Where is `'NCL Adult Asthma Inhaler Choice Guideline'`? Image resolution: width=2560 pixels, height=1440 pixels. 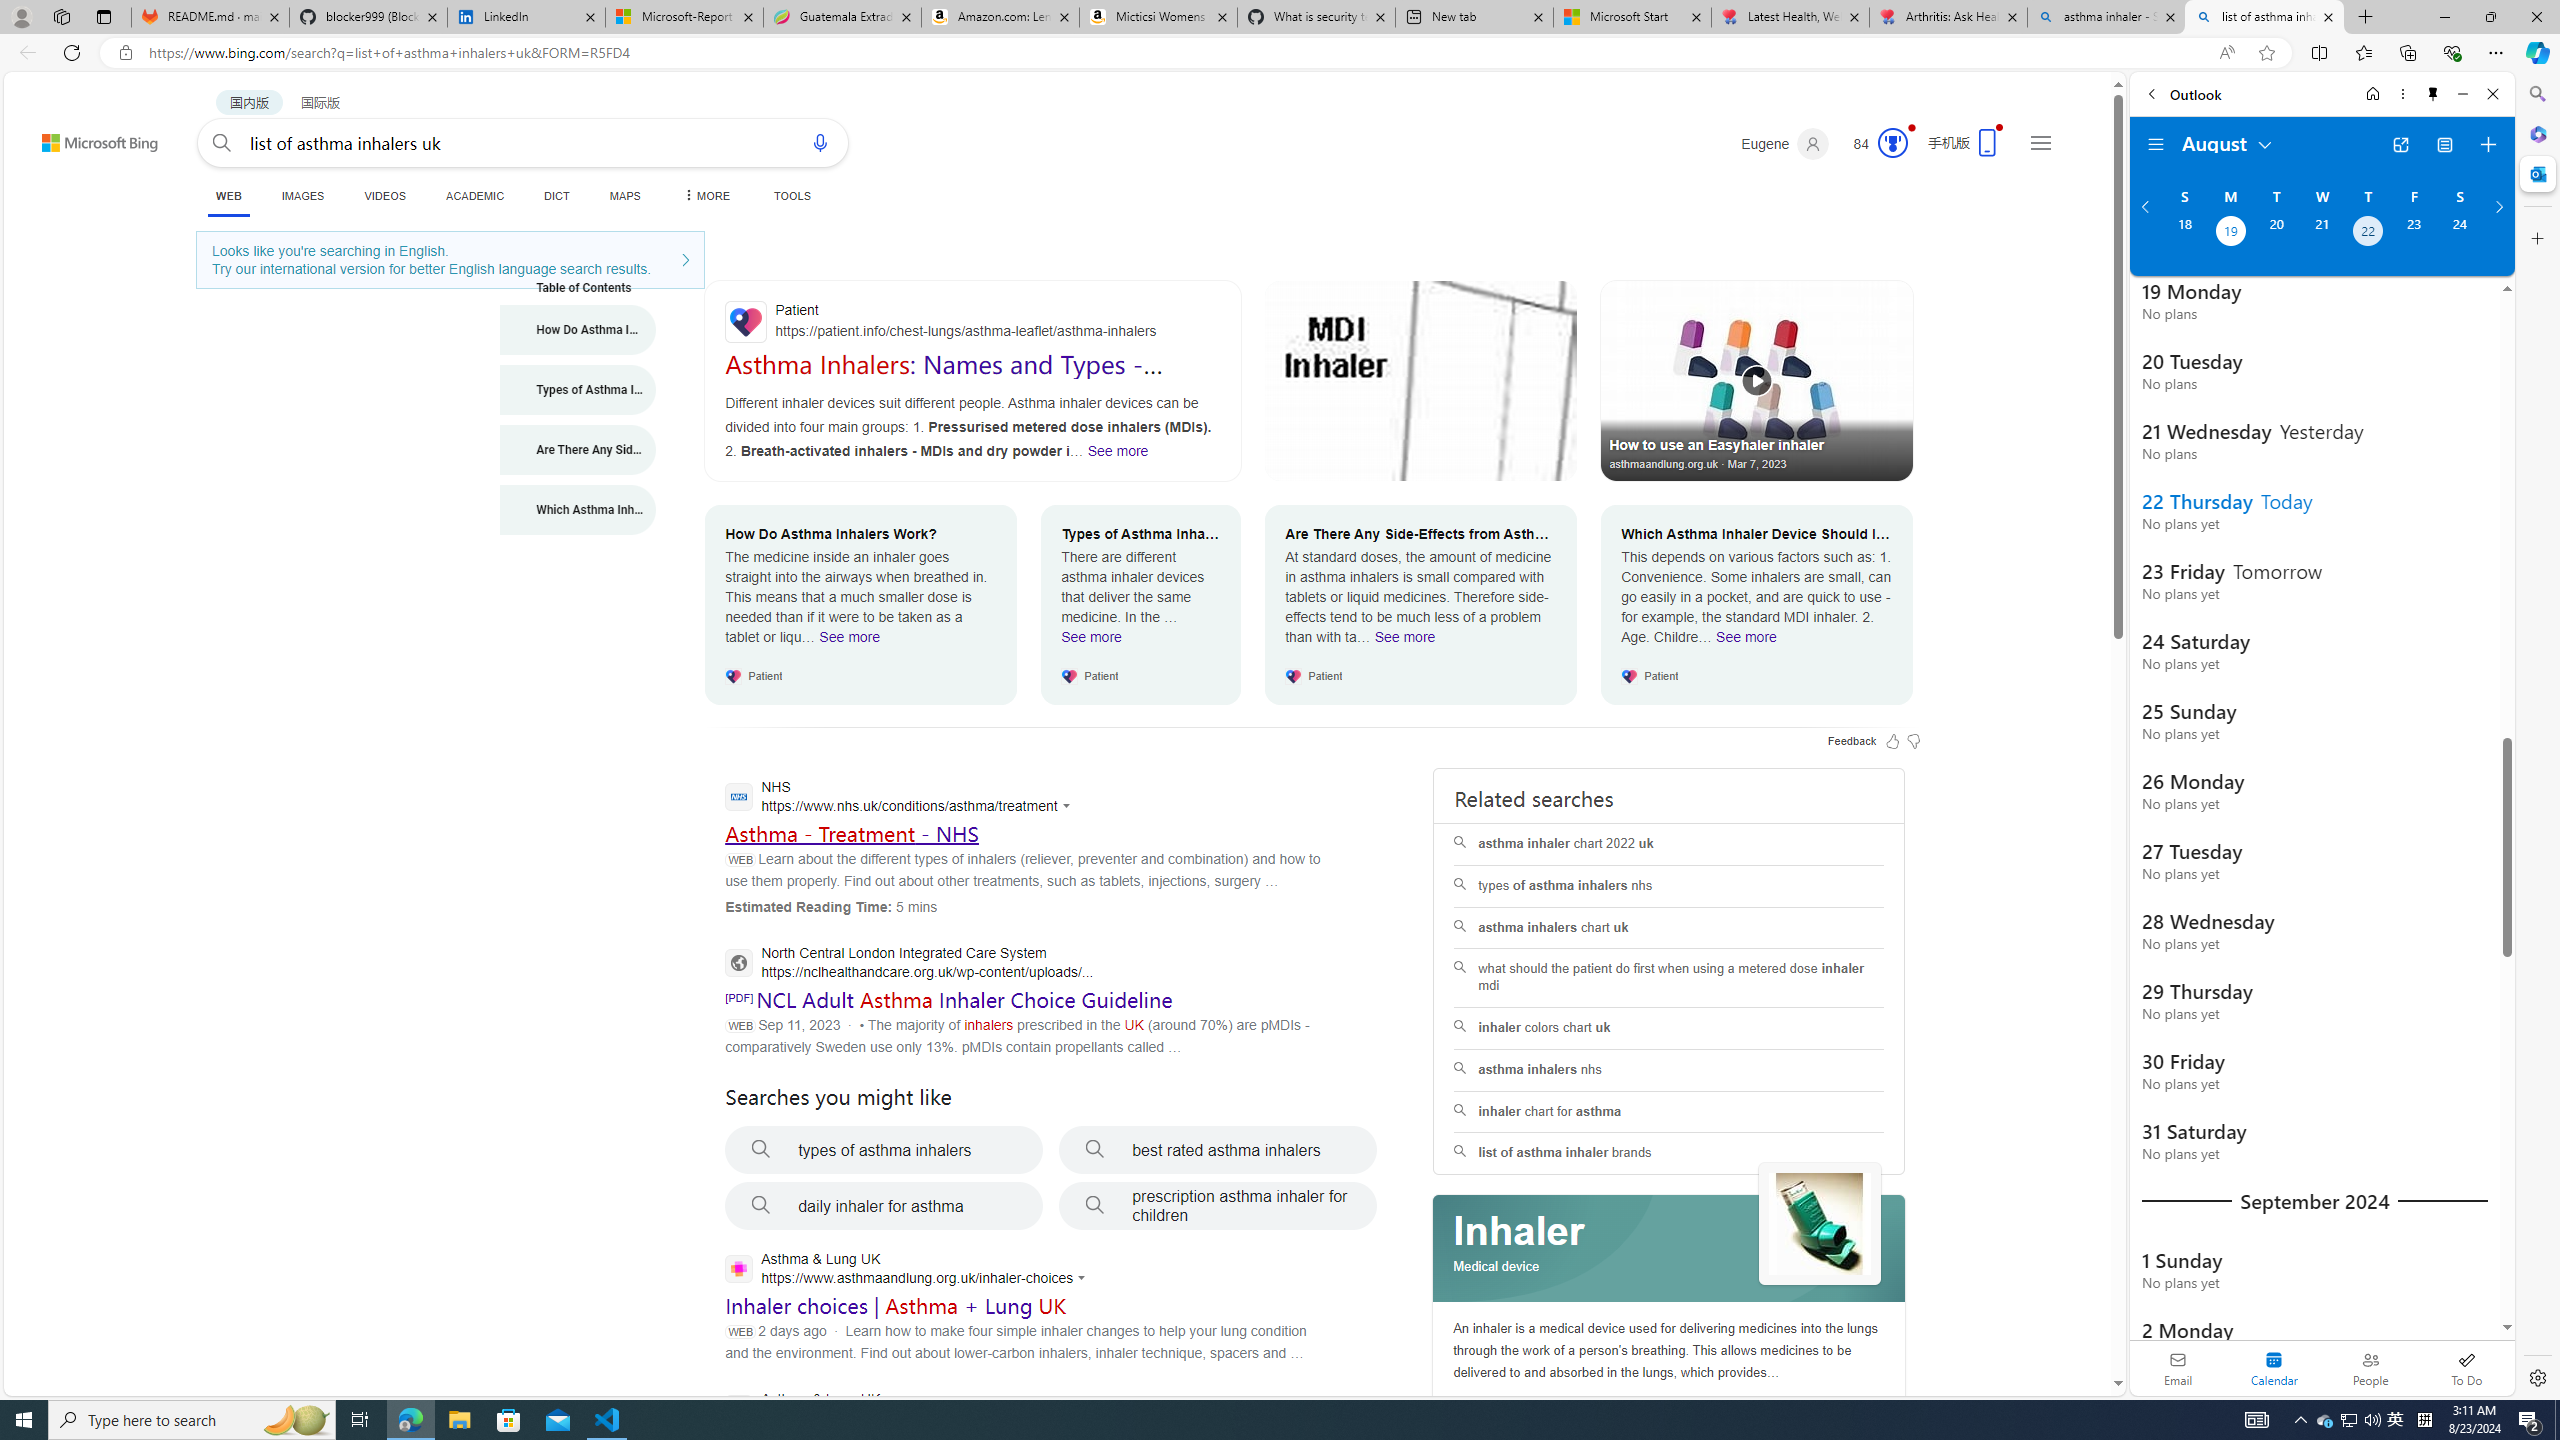
'NCL Adult Asthma Inhaler Choice Guideline' is located at coordinates (962, 999).